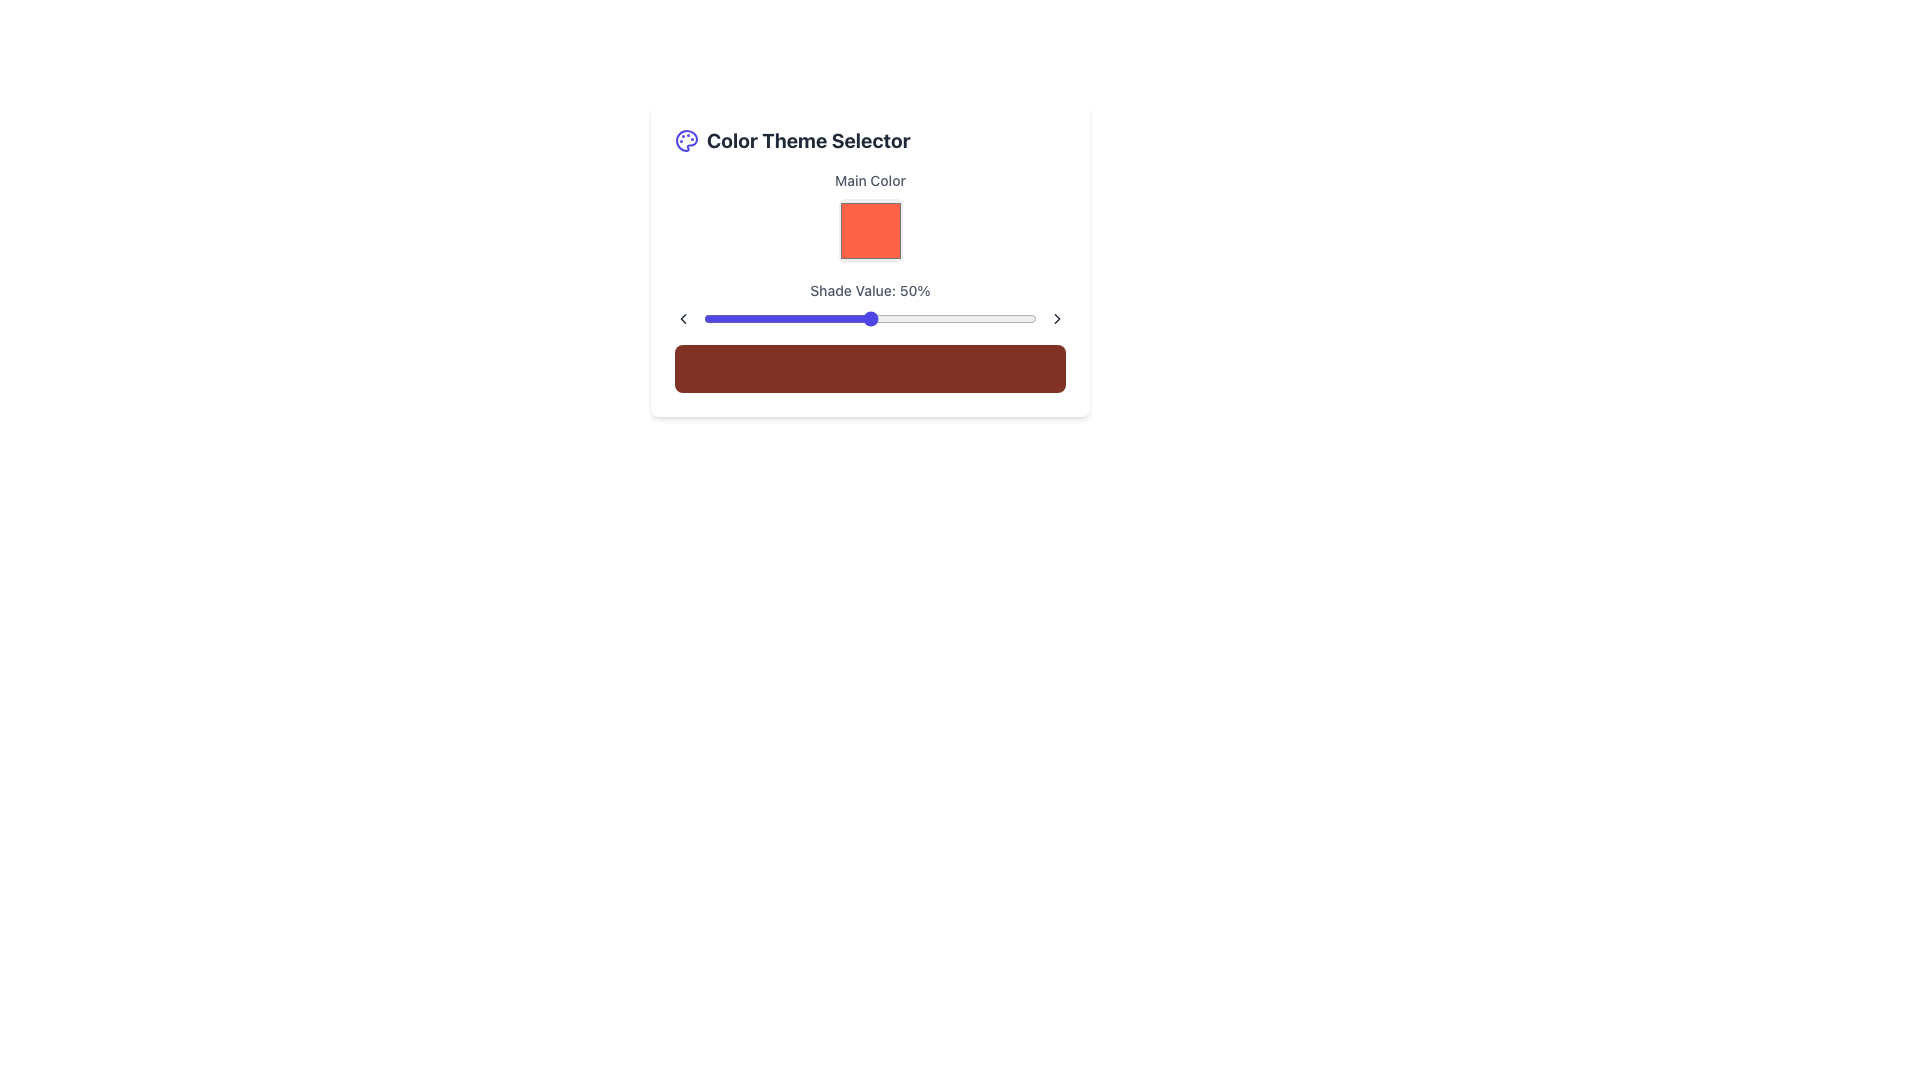 This screenshot has width=1920, height=1080. What do you see at coordinates (817, 318) in the screenshot?
I see `the shade value` at bounding box center [817, 318].